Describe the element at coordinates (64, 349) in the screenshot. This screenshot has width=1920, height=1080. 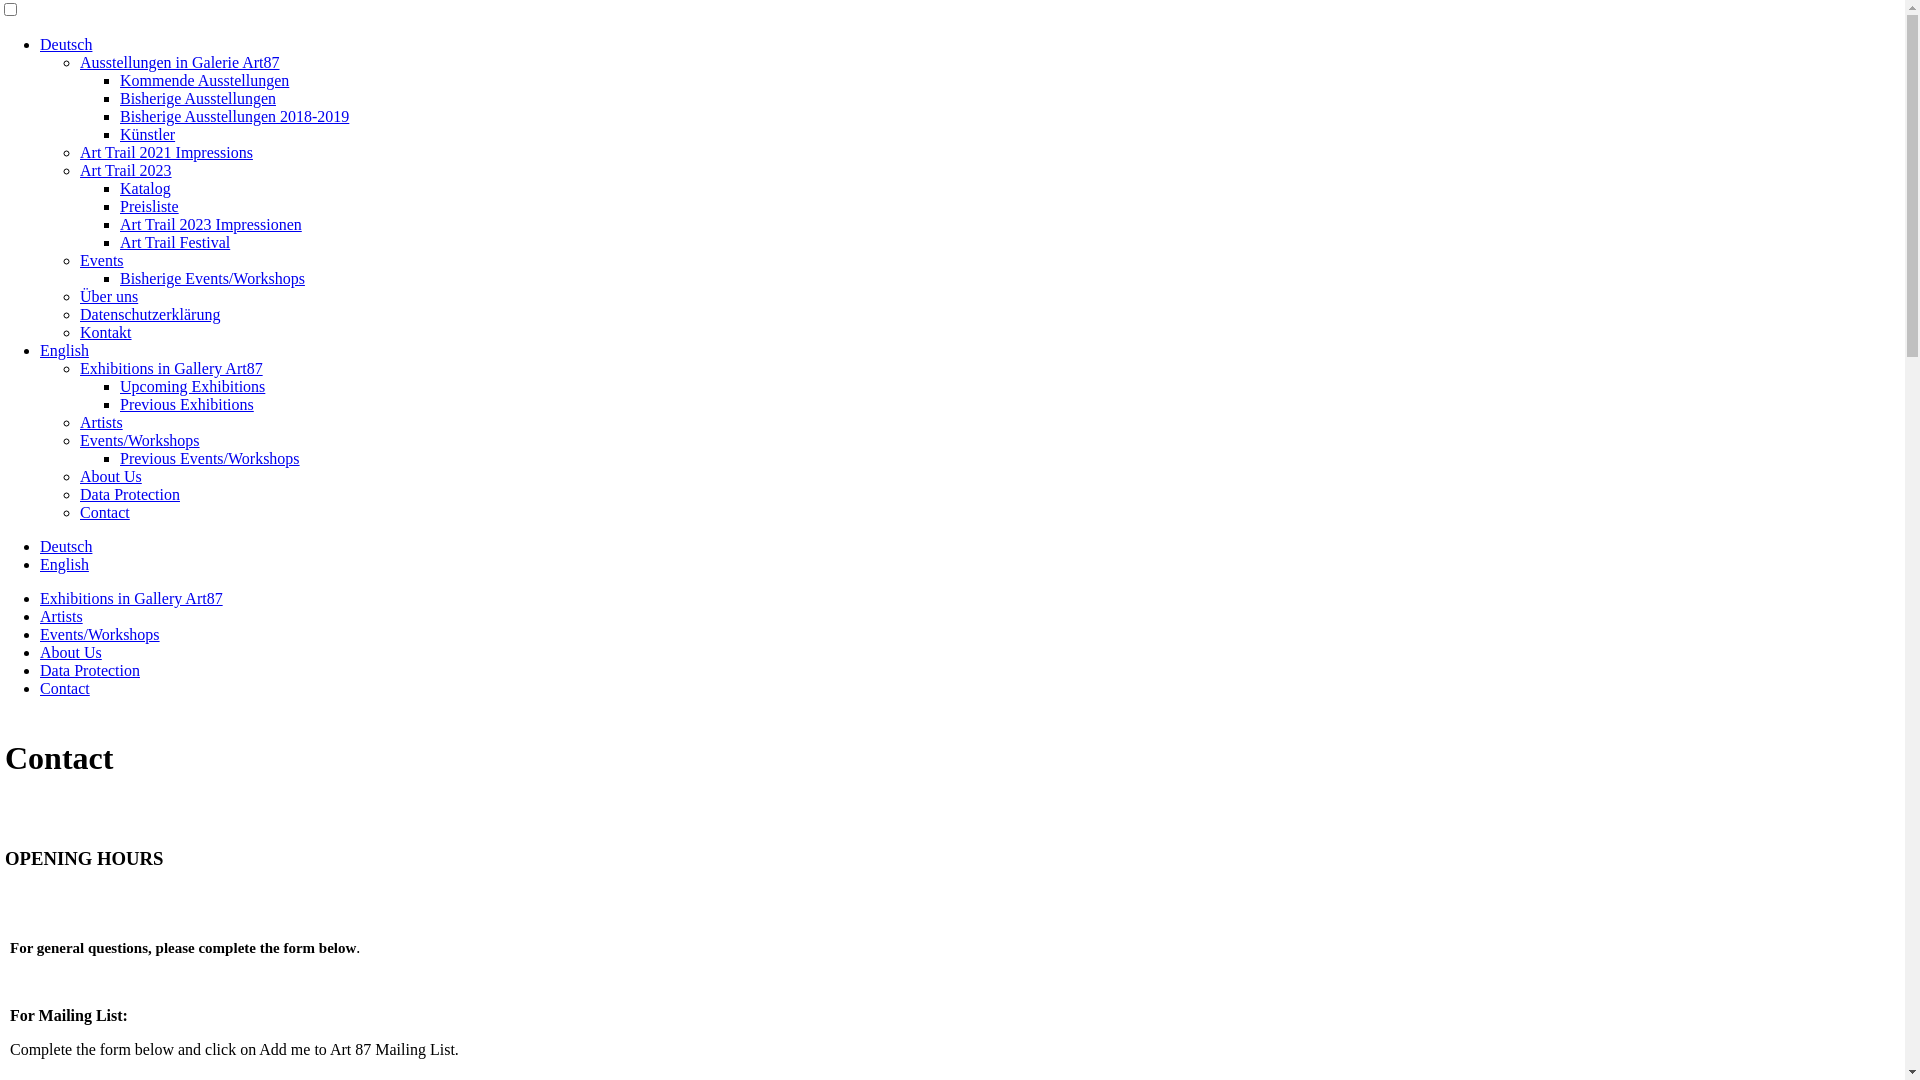
I see `'English'` at that location.